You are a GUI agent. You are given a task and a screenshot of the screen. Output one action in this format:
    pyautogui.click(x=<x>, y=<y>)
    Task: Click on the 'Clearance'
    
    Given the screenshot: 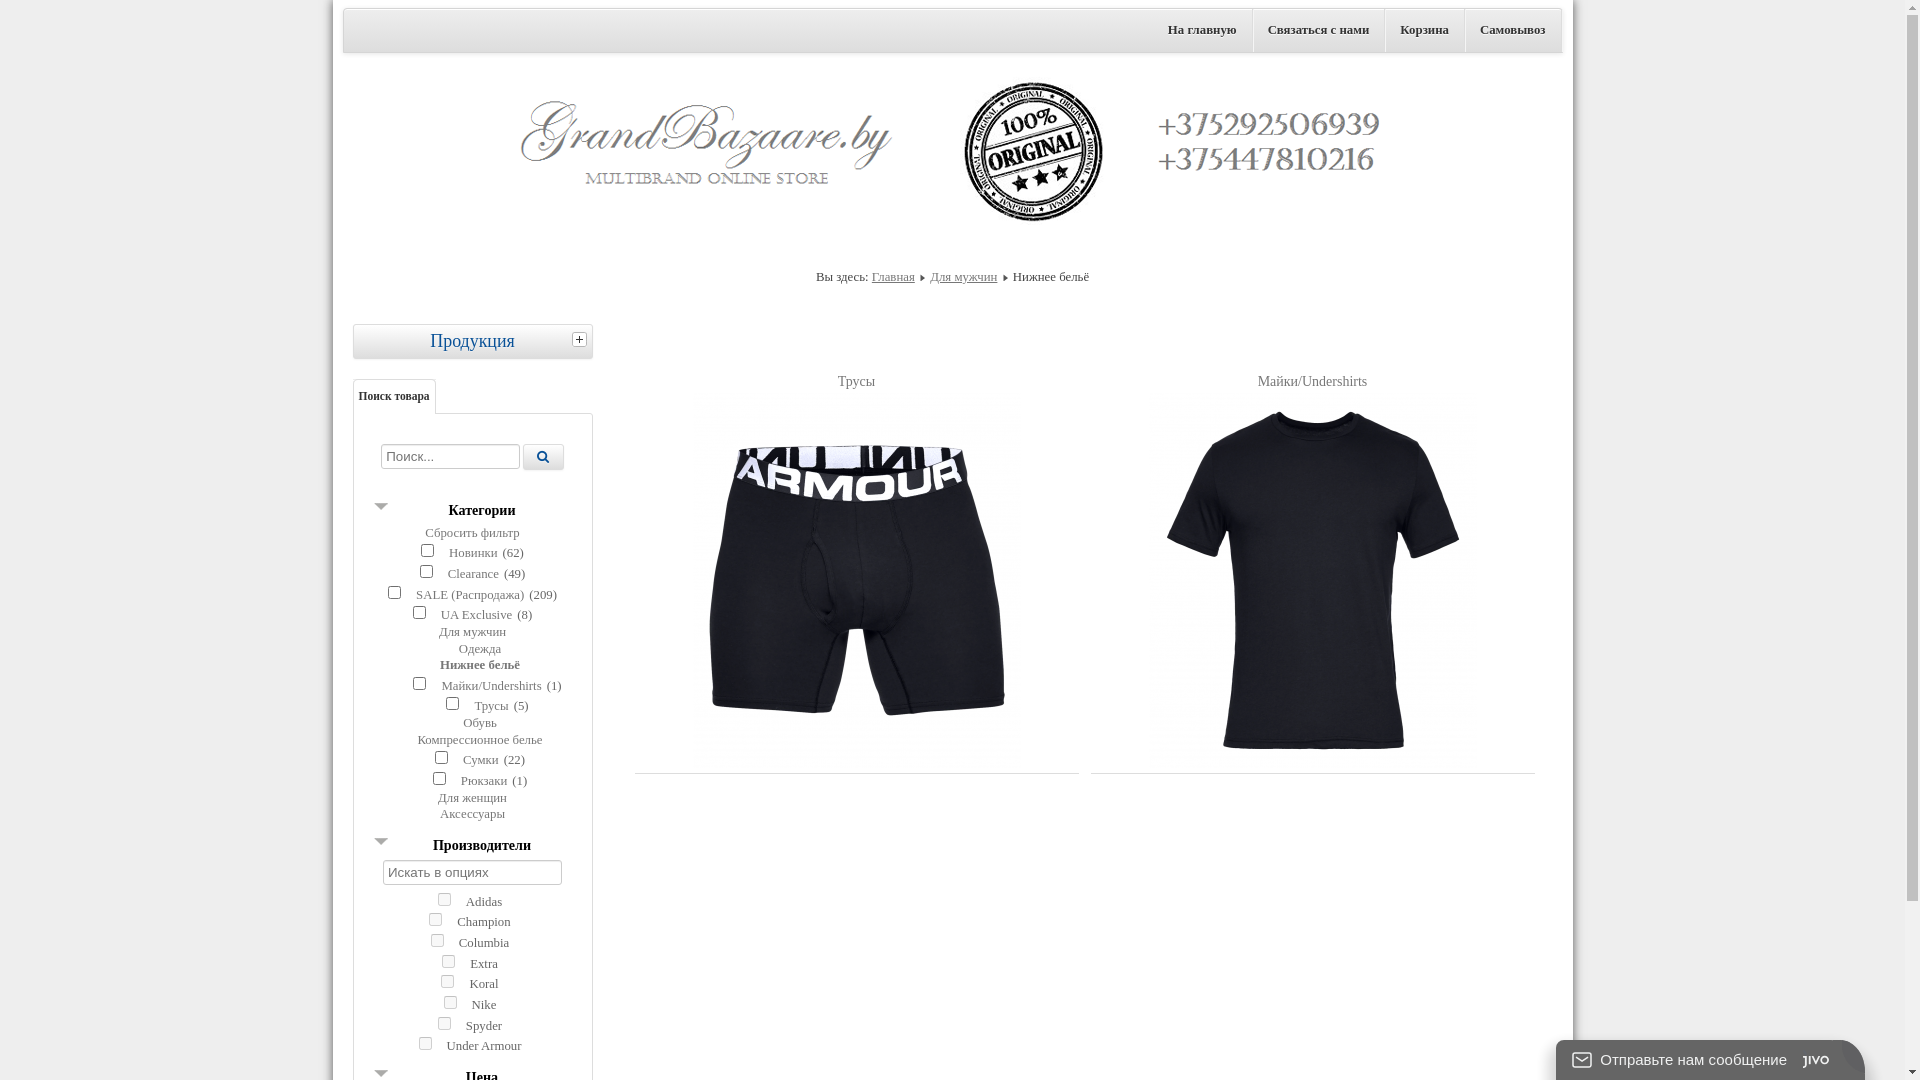 What is the action you would take?
    pyautogui.click(x=472, y=574)
    